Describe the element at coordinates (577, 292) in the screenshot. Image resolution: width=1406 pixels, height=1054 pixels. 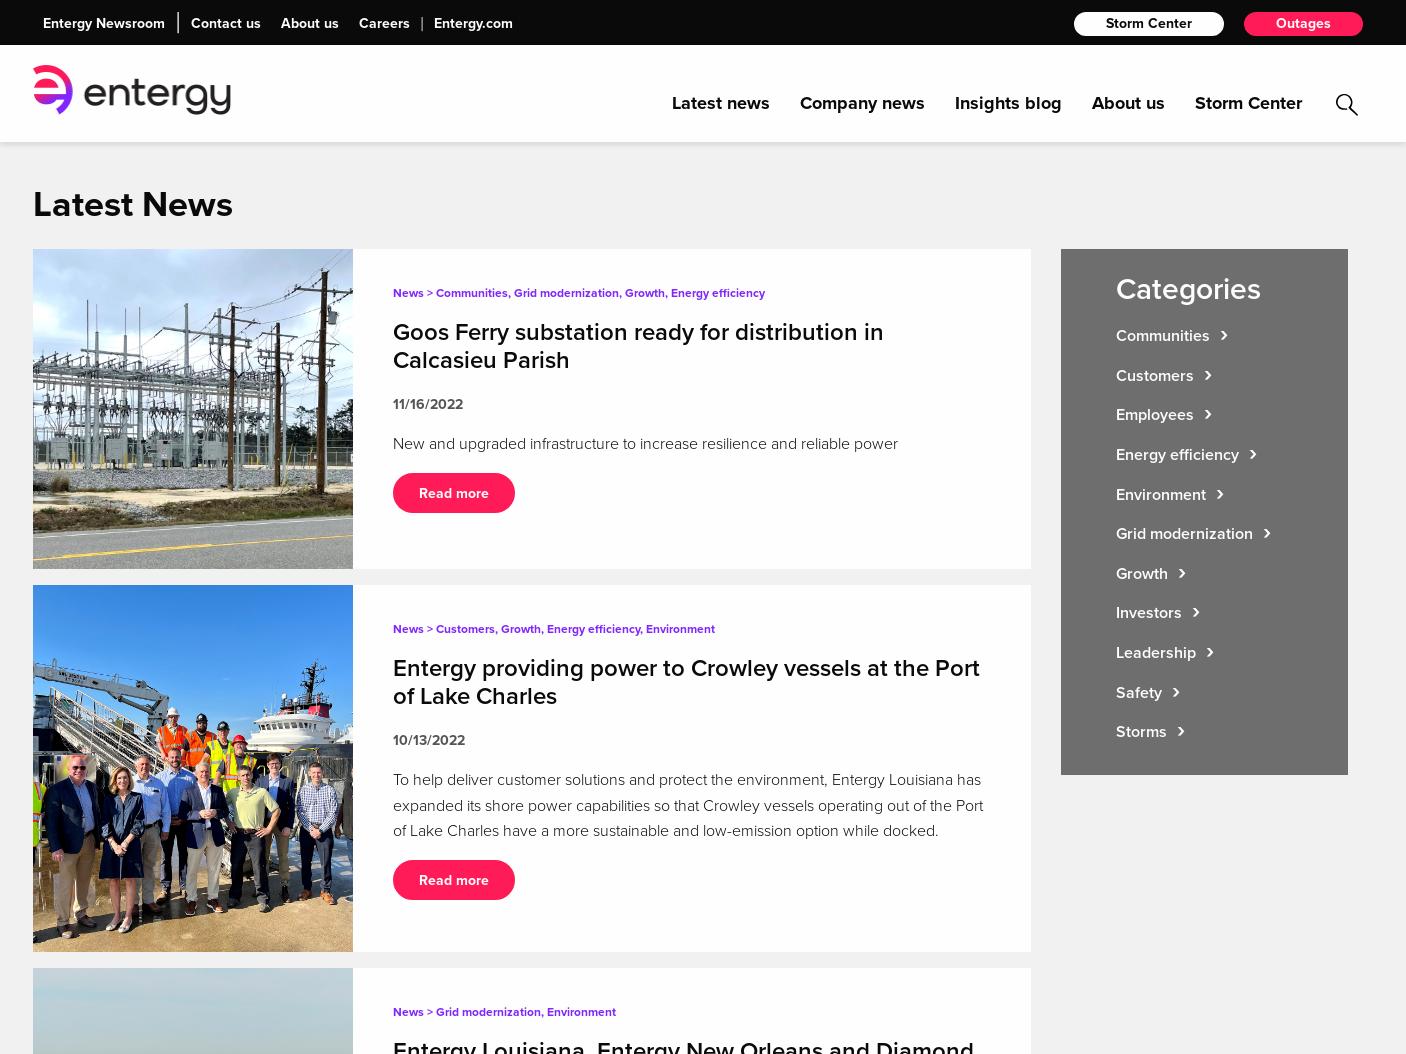
I see `'News > Communities, Grid modernization, Growth, Energy efficiency'` at that location.